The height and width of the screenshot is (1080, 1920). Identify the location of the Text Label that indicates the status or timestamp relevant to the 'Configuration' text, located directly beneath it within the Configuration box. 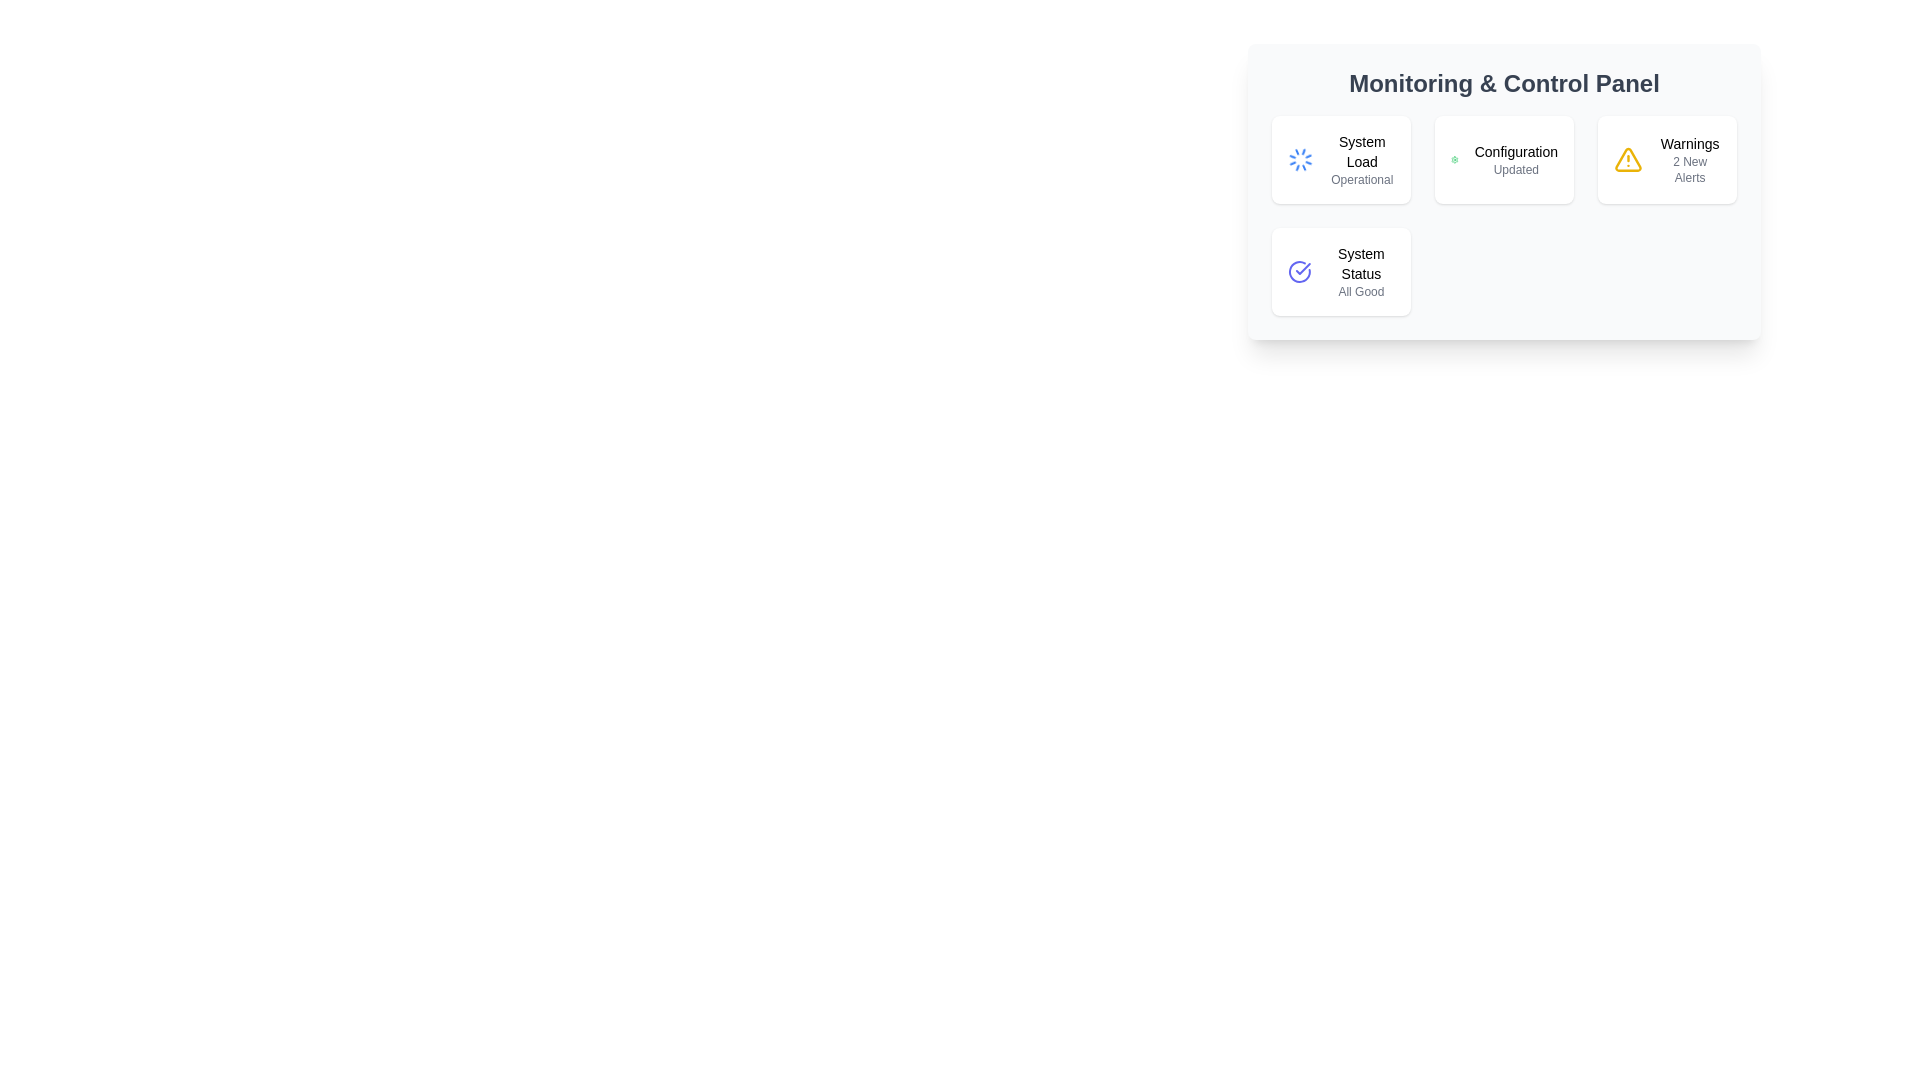
(1516, 168).